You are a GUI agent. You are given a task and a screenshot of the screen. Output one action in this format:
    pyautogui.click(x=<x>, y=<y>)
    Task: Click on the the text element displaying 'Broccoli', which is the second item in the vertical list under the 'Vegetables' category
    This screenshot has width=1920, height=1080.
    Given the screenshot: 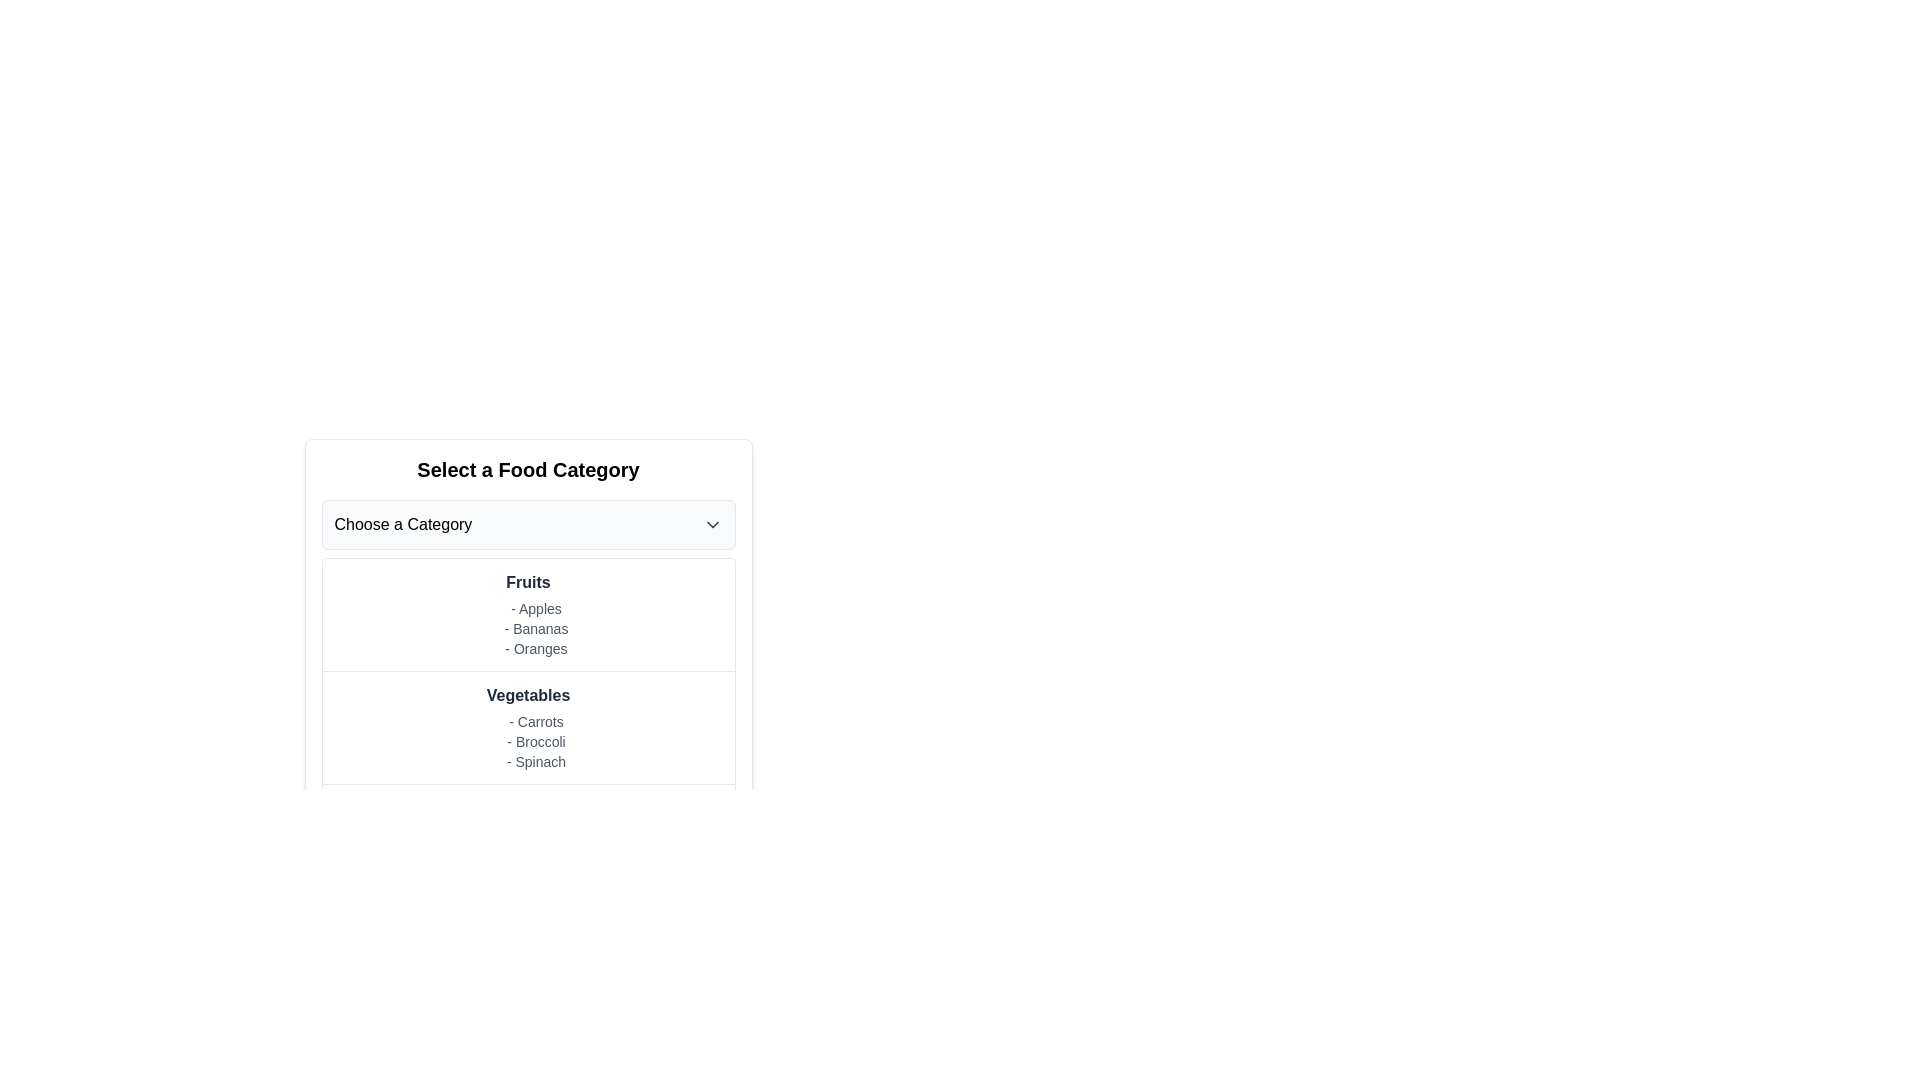 What is the action you would take?
    pyautogui.click(x=536, y=741)
    